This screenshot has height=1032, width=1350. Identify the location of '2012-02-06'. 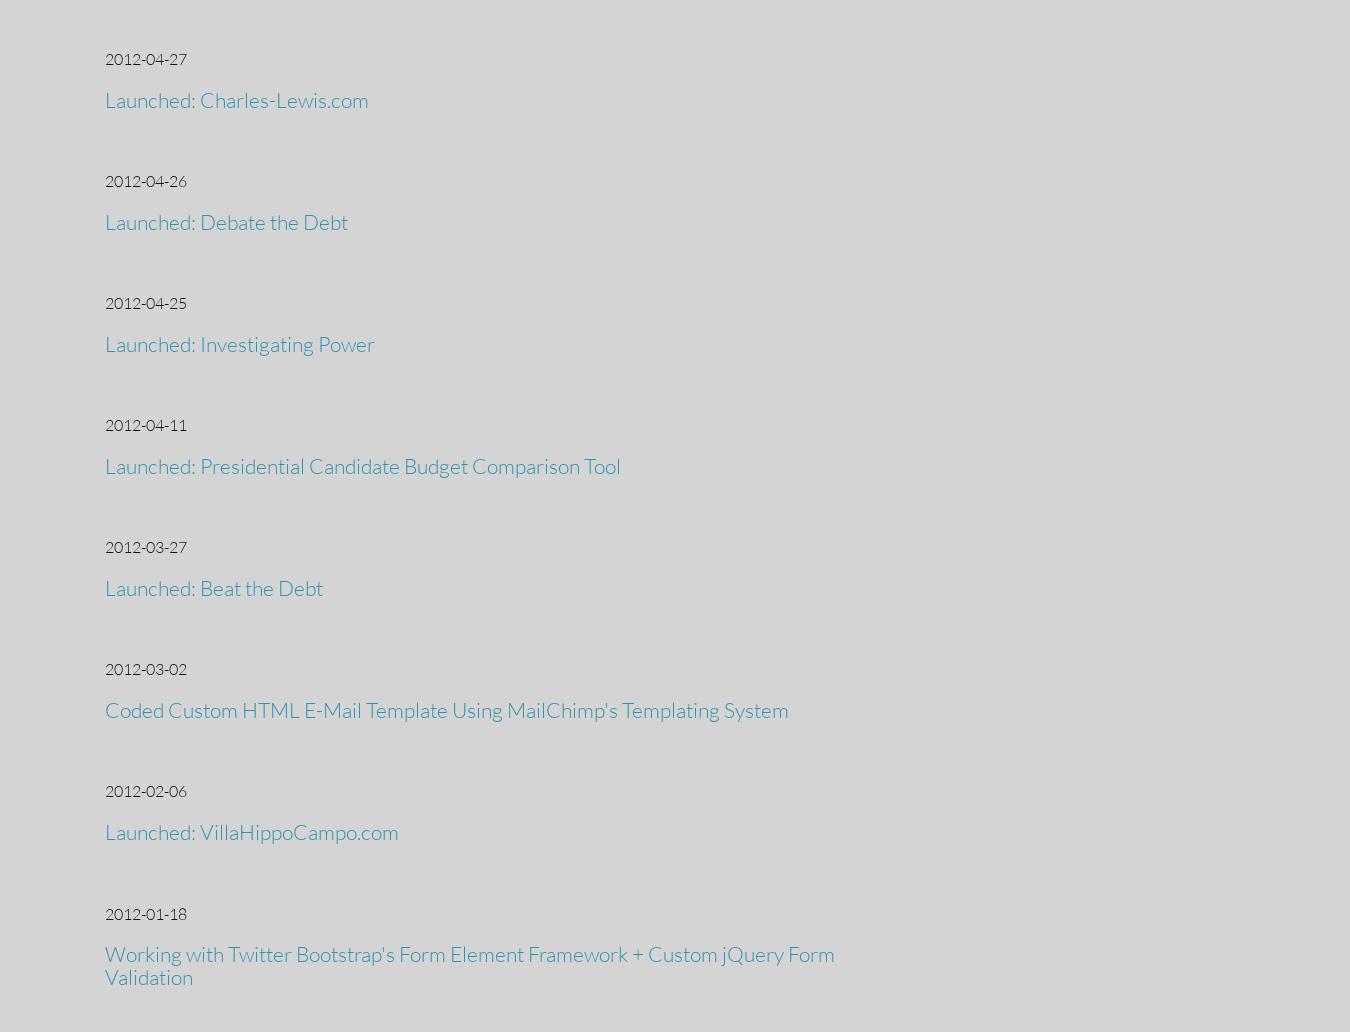
(145, 791).